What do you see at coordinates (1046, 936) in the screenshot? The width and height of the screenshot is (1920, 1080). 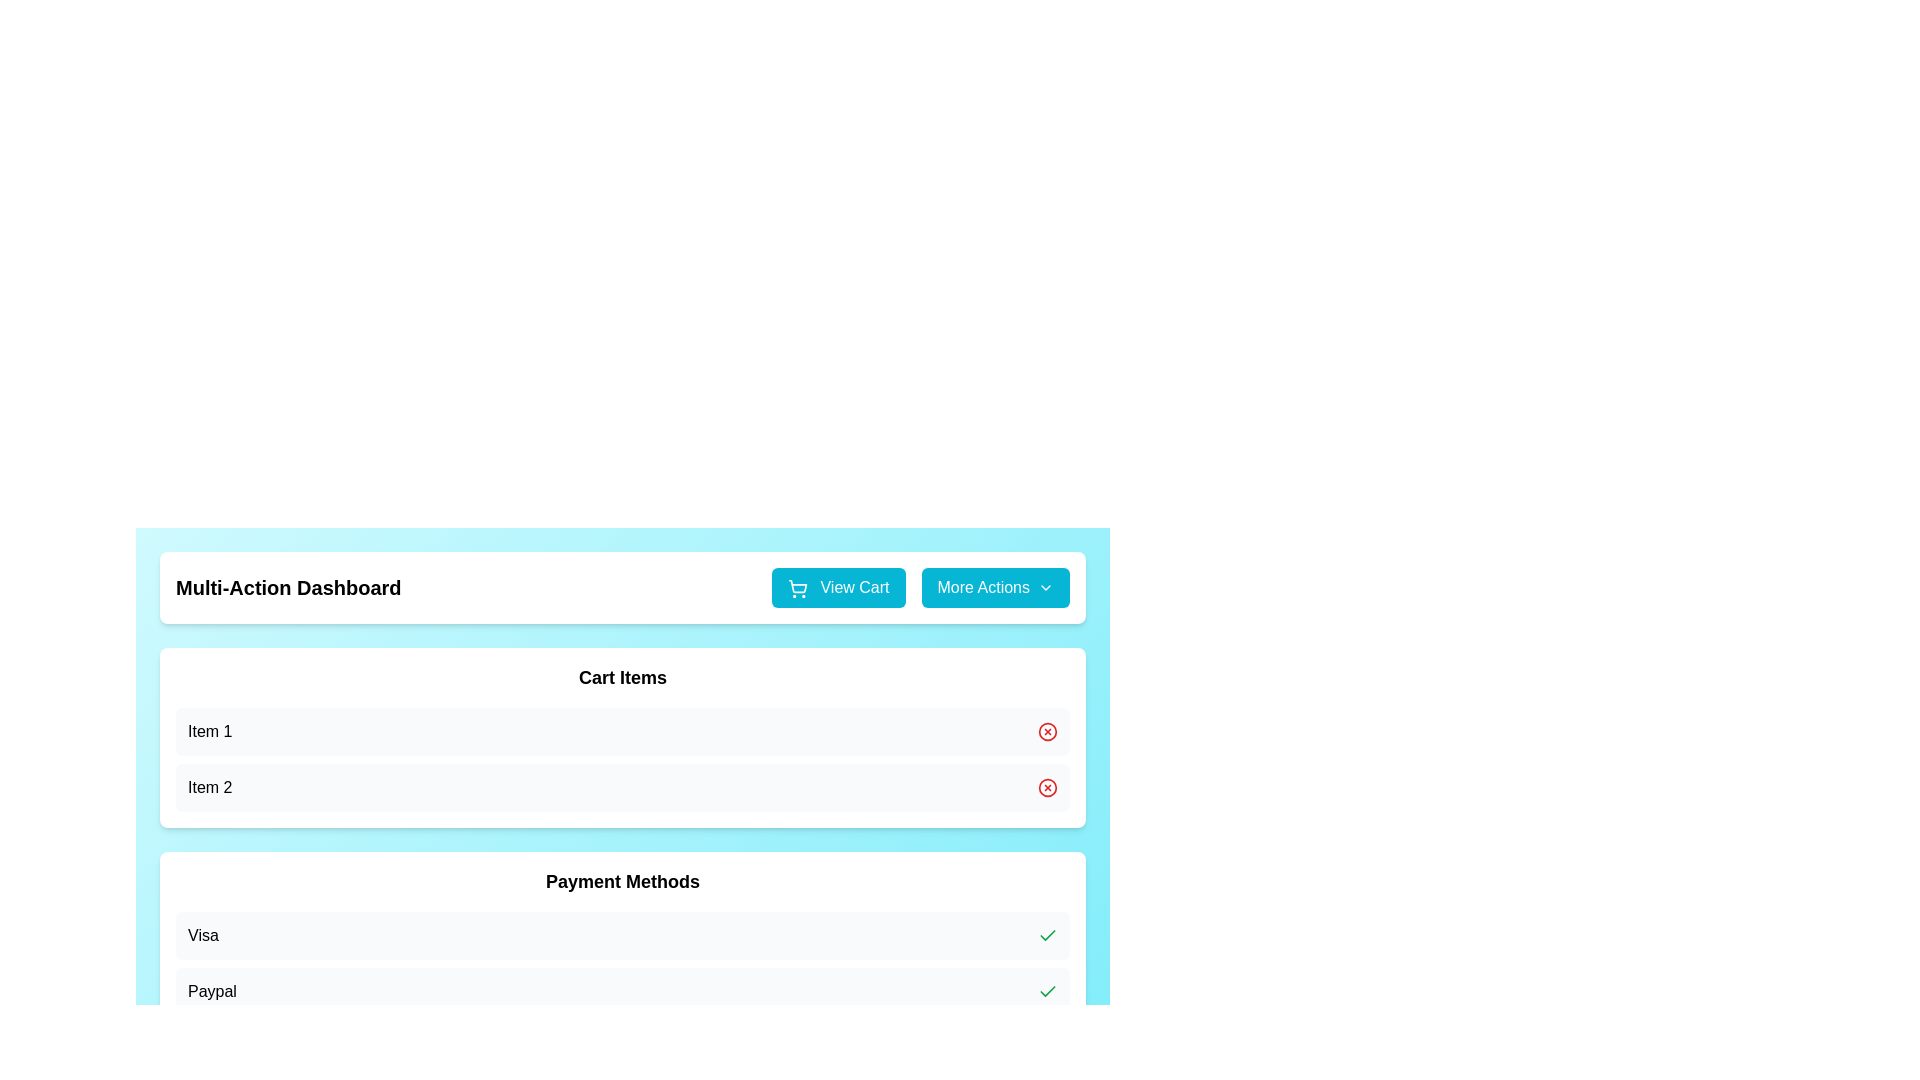 I see `the green checkmark icon located in the 'Payment Methods' section, adjacent to the 'Visa' text` at bounding box center [1046, 936].